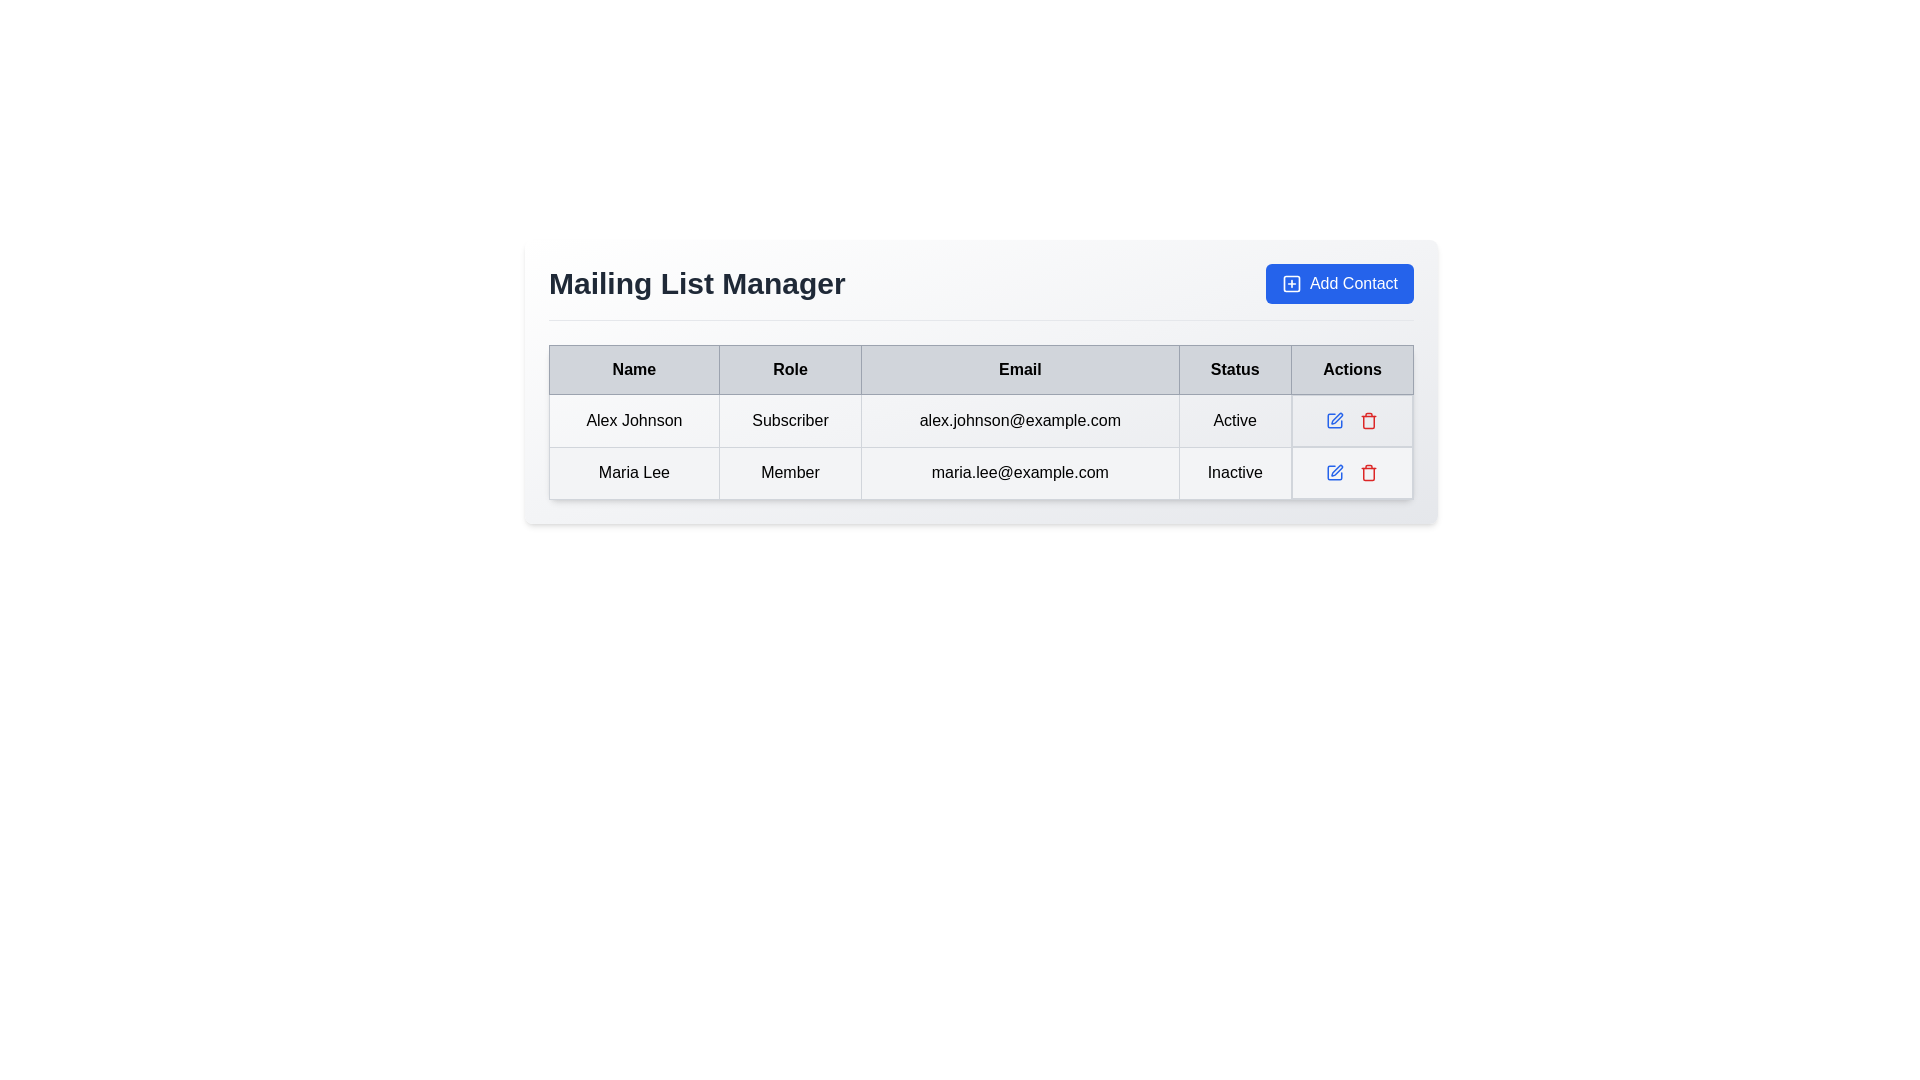 The width and height of the screenshot is (1920, 1080). Describe the element at coordinates (1020, 370) in the screenshot. I see `the Table Header Cell indicating email addresses, which is the third cell from the left in the header row, positioned between 'Role' and 'Status'` at that location.